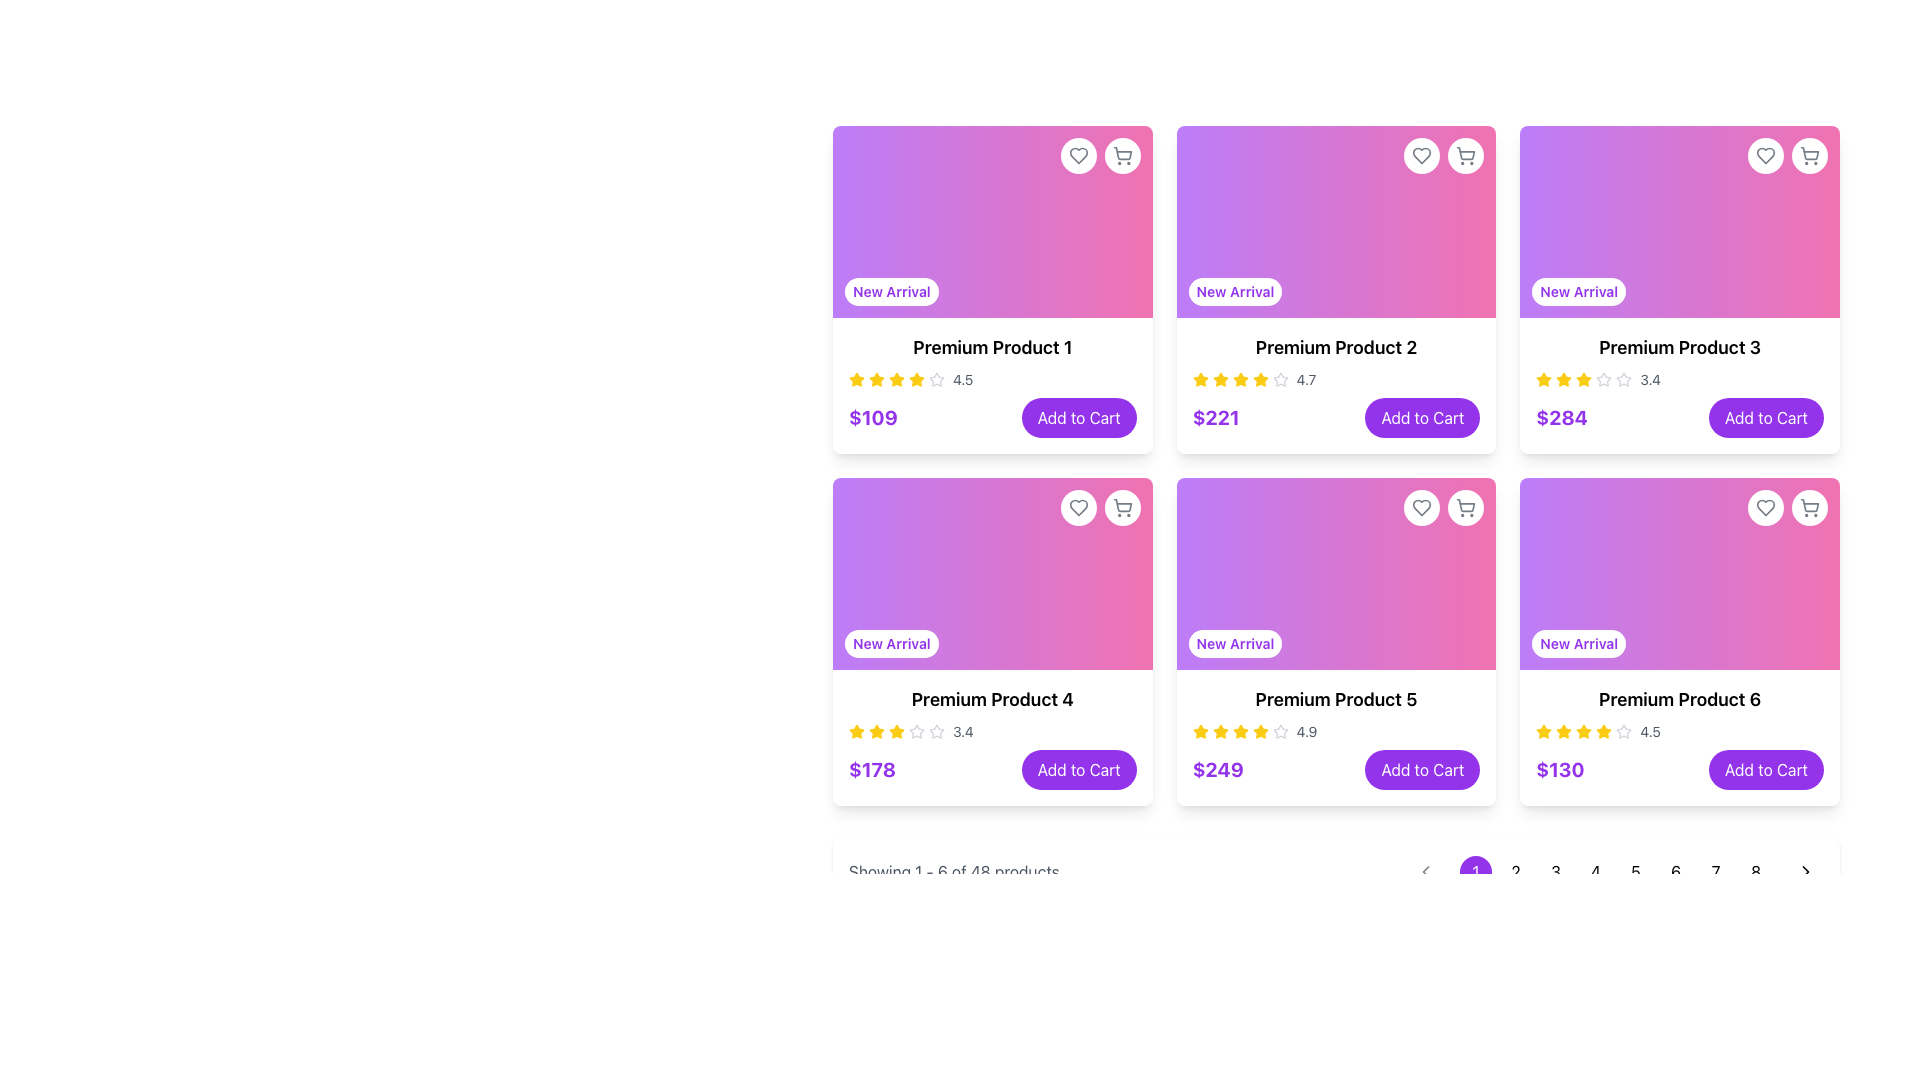 The image size is (1920, 1080). I want to click on the shopping cart icon located in the top-right corner of the 'Premium Product 1' product card, so click(1122, 154).